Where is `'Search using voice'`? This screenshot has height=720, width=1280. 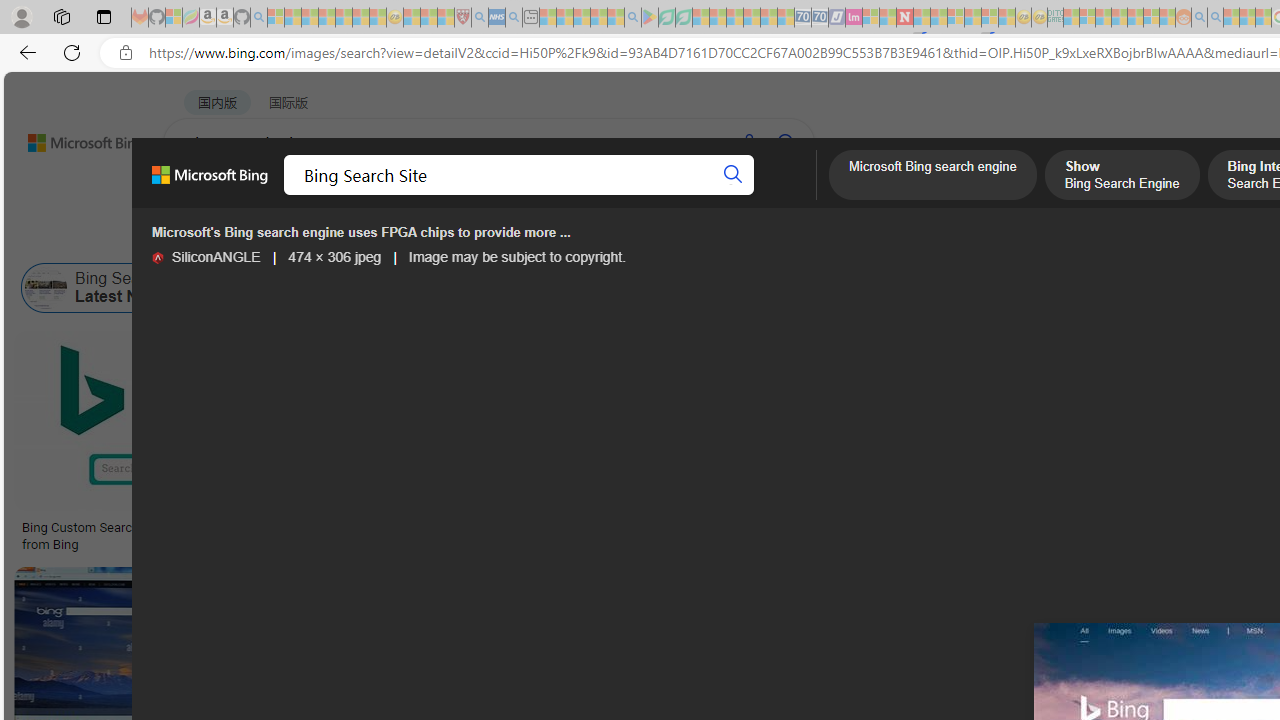
'Search using voice' is located at coordinates (747, 141).